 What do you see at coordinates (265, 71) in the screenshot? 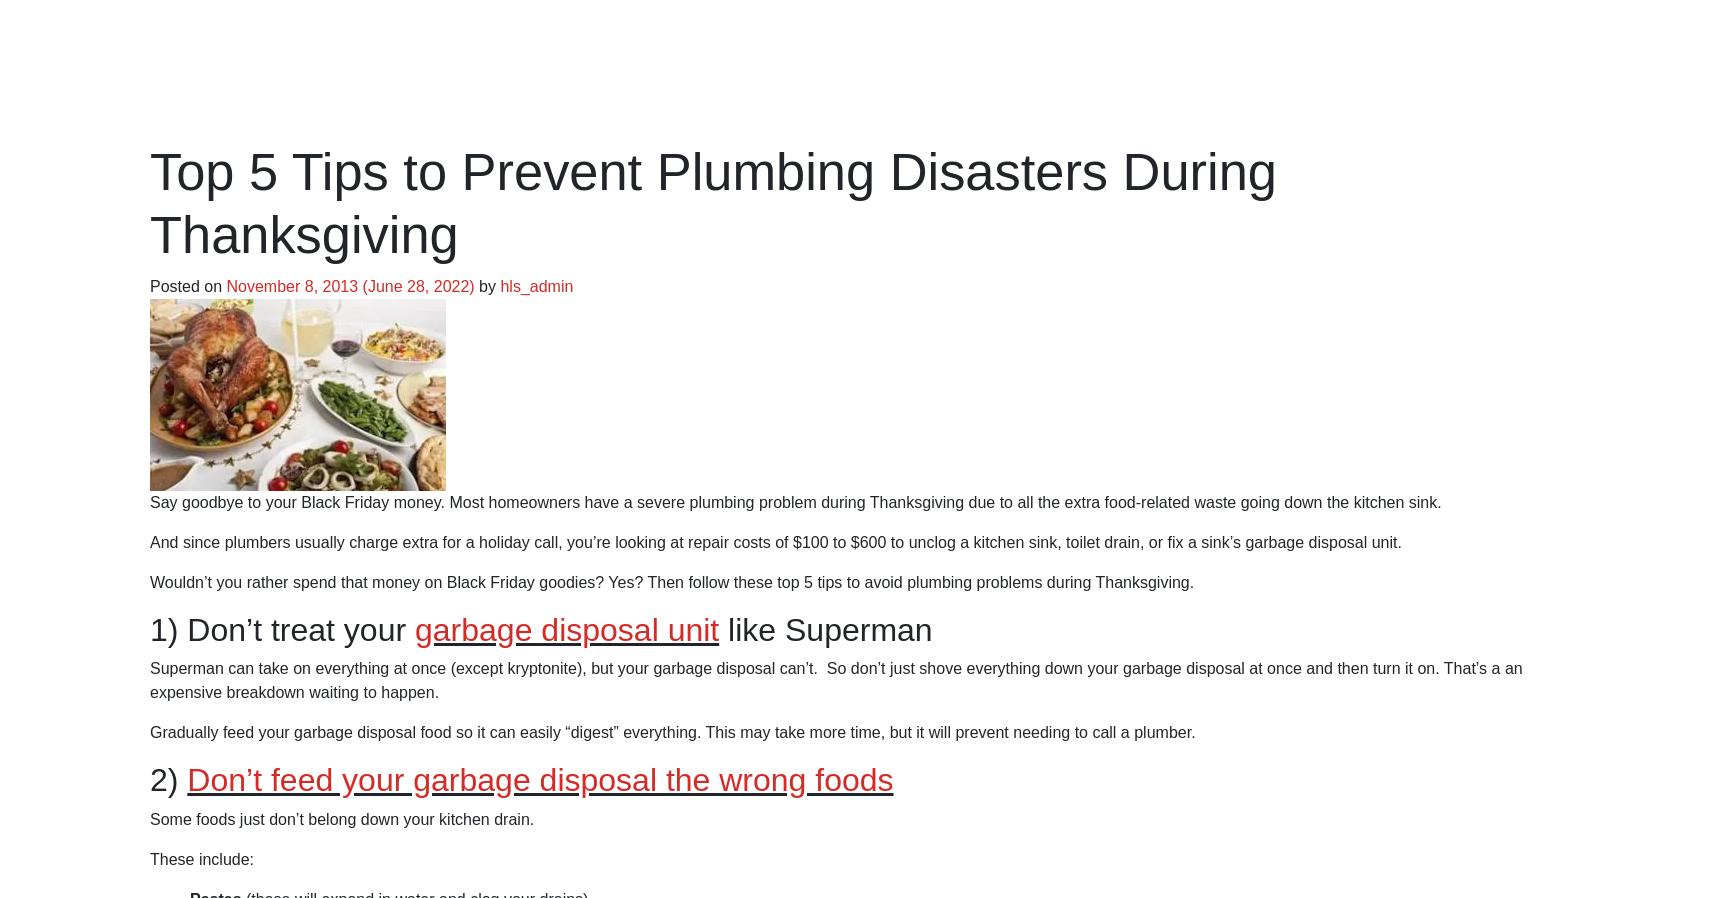
I see `'Facial cleansing pads'` at bounding box center [265, 71].